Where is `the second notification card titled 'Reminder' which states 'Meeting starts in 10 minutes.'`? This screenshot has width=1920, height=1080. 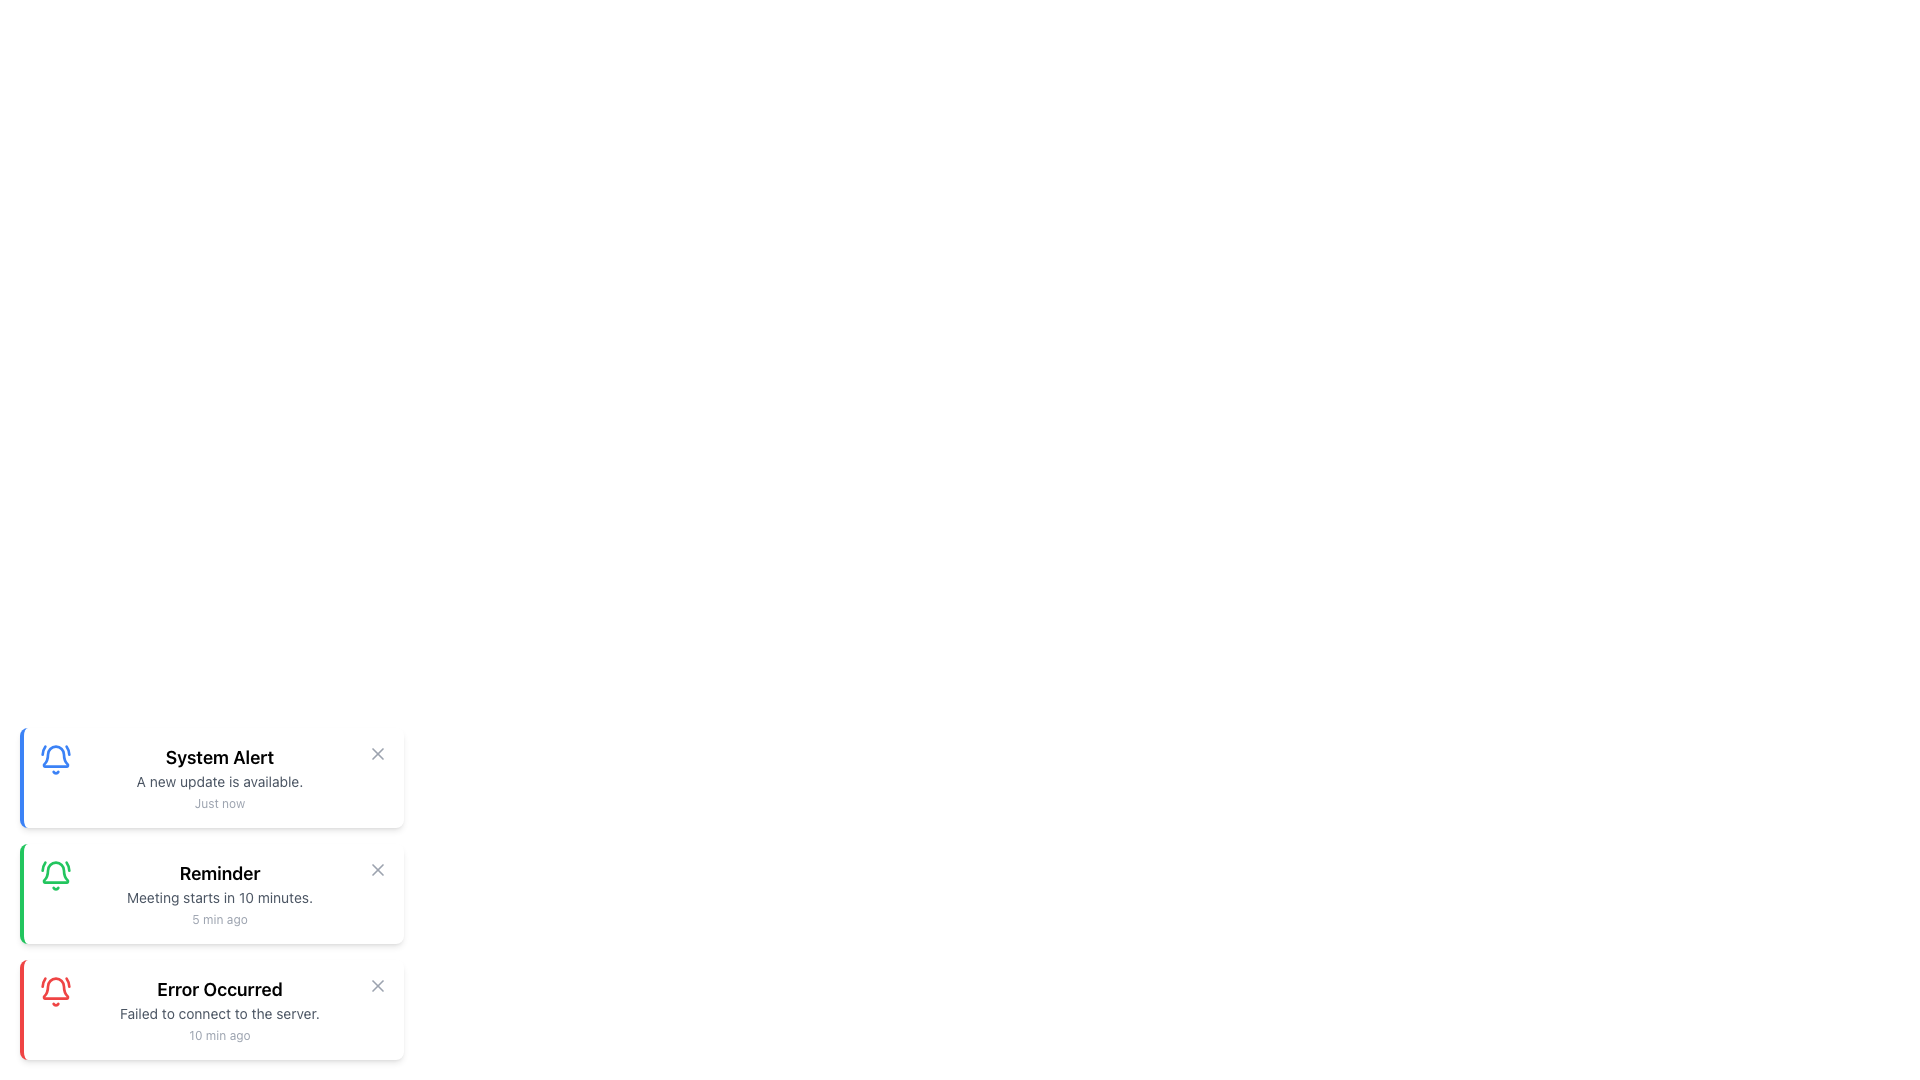 the second notification card titled 'Reminder' which states 'Meeting starts in 10 minutes.' is located at coordinates (211, 893).